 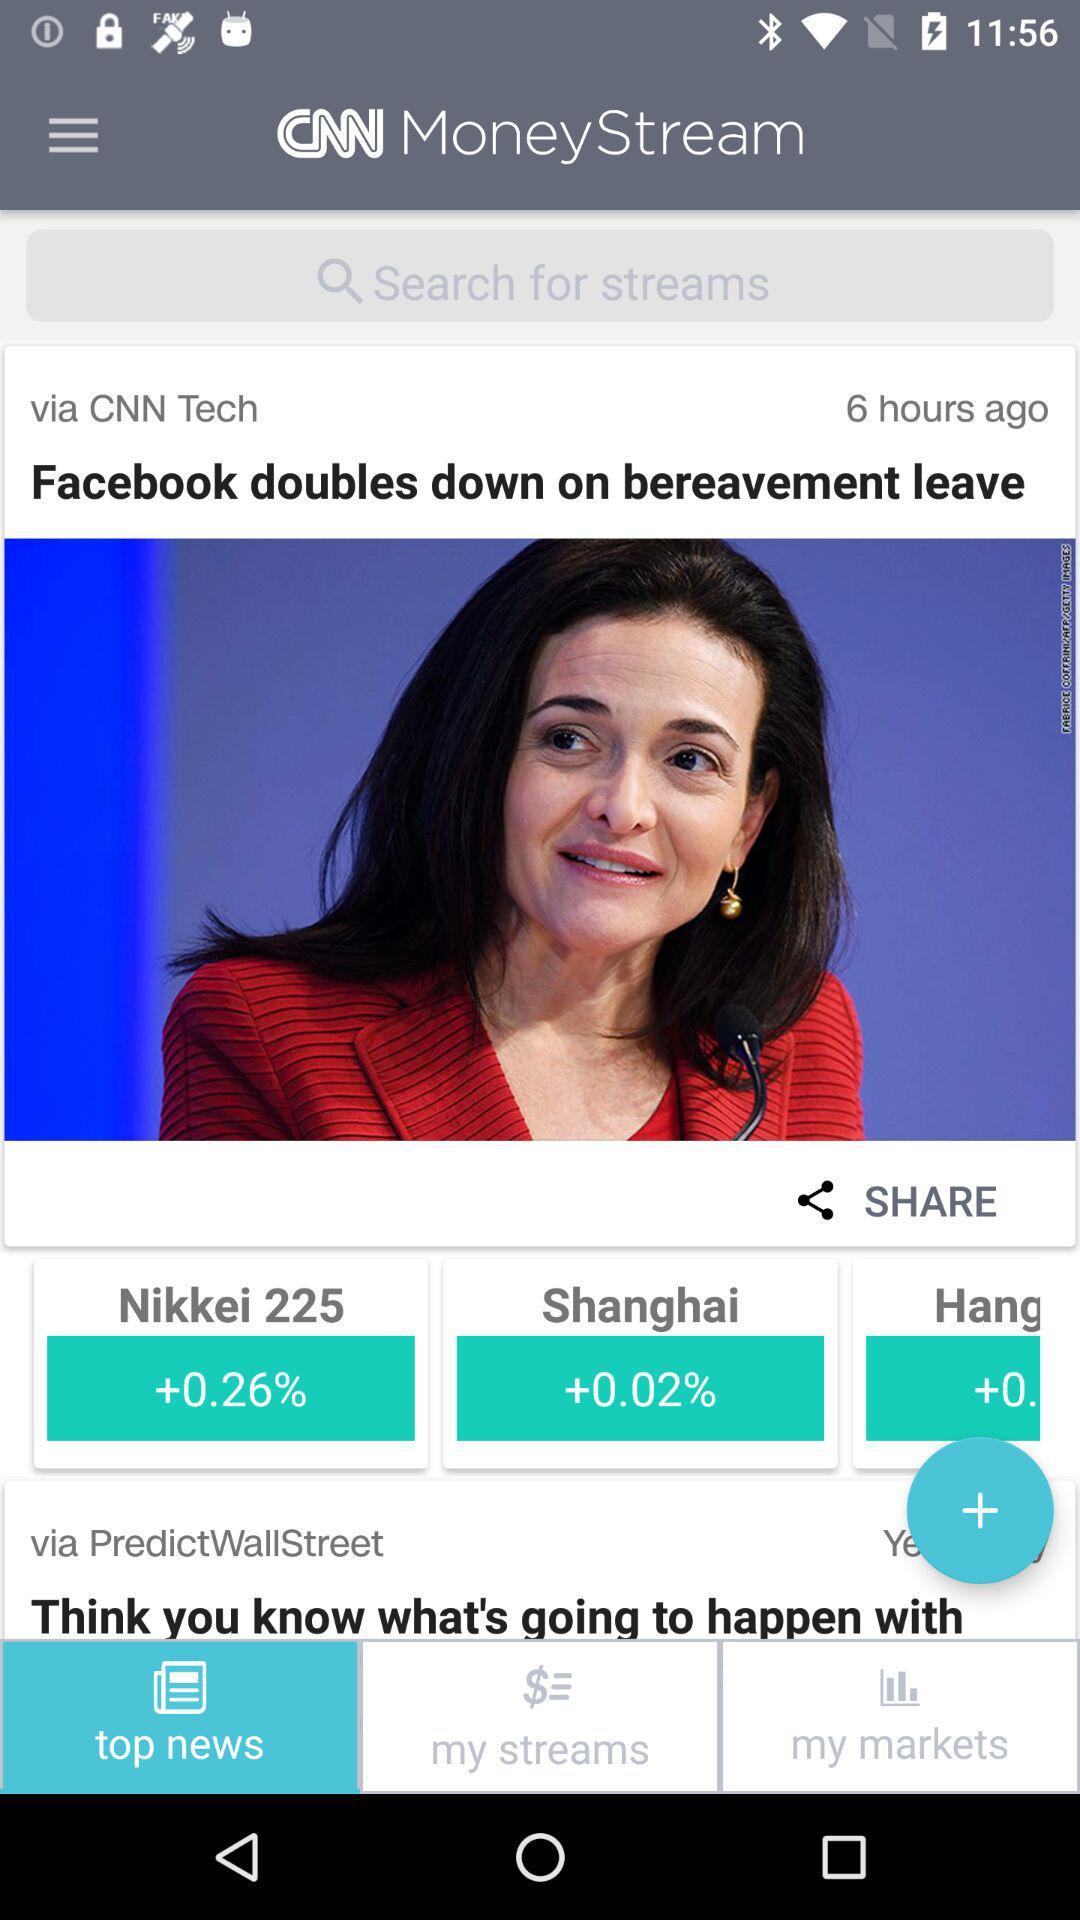 What do you see at coordinates (540, 274) in the screenshot?
I see `serch` at bounding box center [540, 274].